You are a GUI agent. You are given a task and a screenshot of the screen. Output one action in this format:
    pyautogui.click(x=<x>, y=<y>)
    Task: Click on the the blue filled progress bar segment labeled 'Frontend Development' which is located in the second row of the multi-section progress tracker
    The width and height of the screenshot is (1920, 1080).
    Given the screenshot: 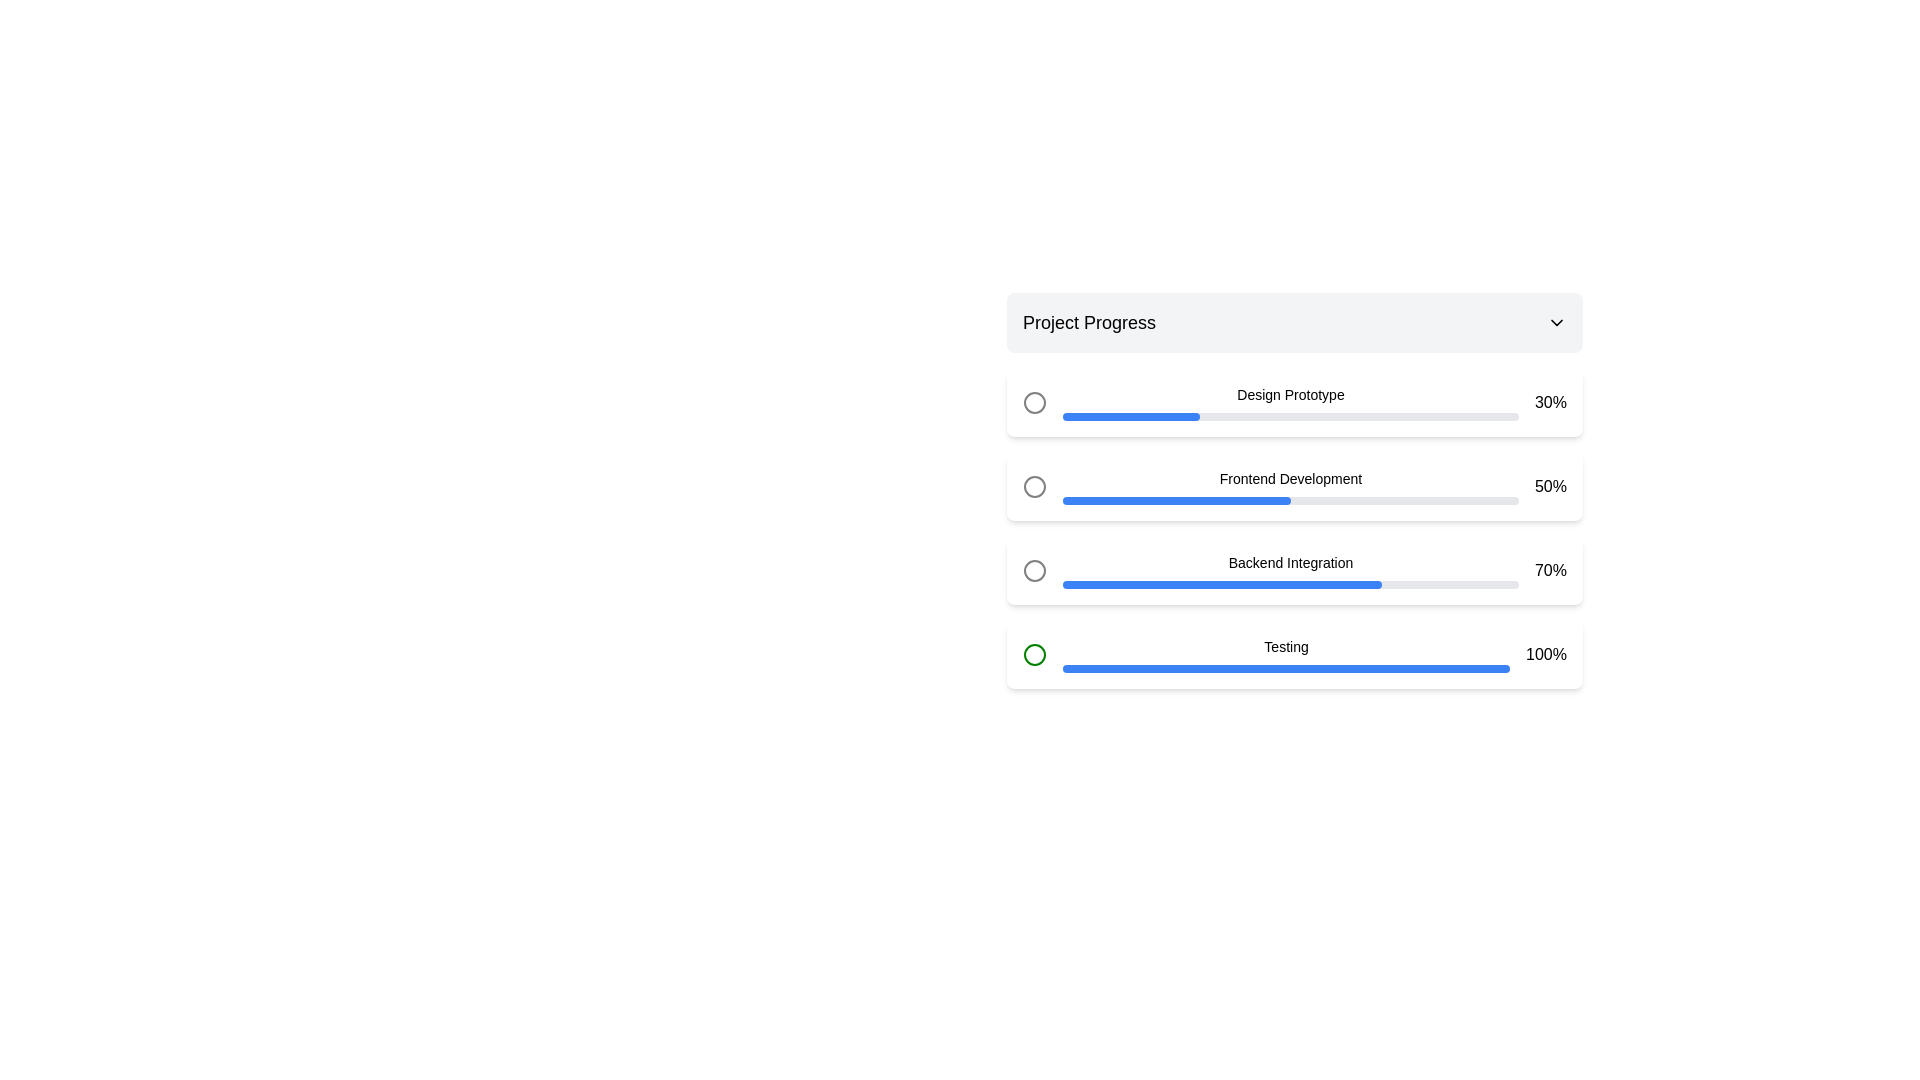 What is the action you would take?
    pyautogui.click(x=1176, y=500)
    